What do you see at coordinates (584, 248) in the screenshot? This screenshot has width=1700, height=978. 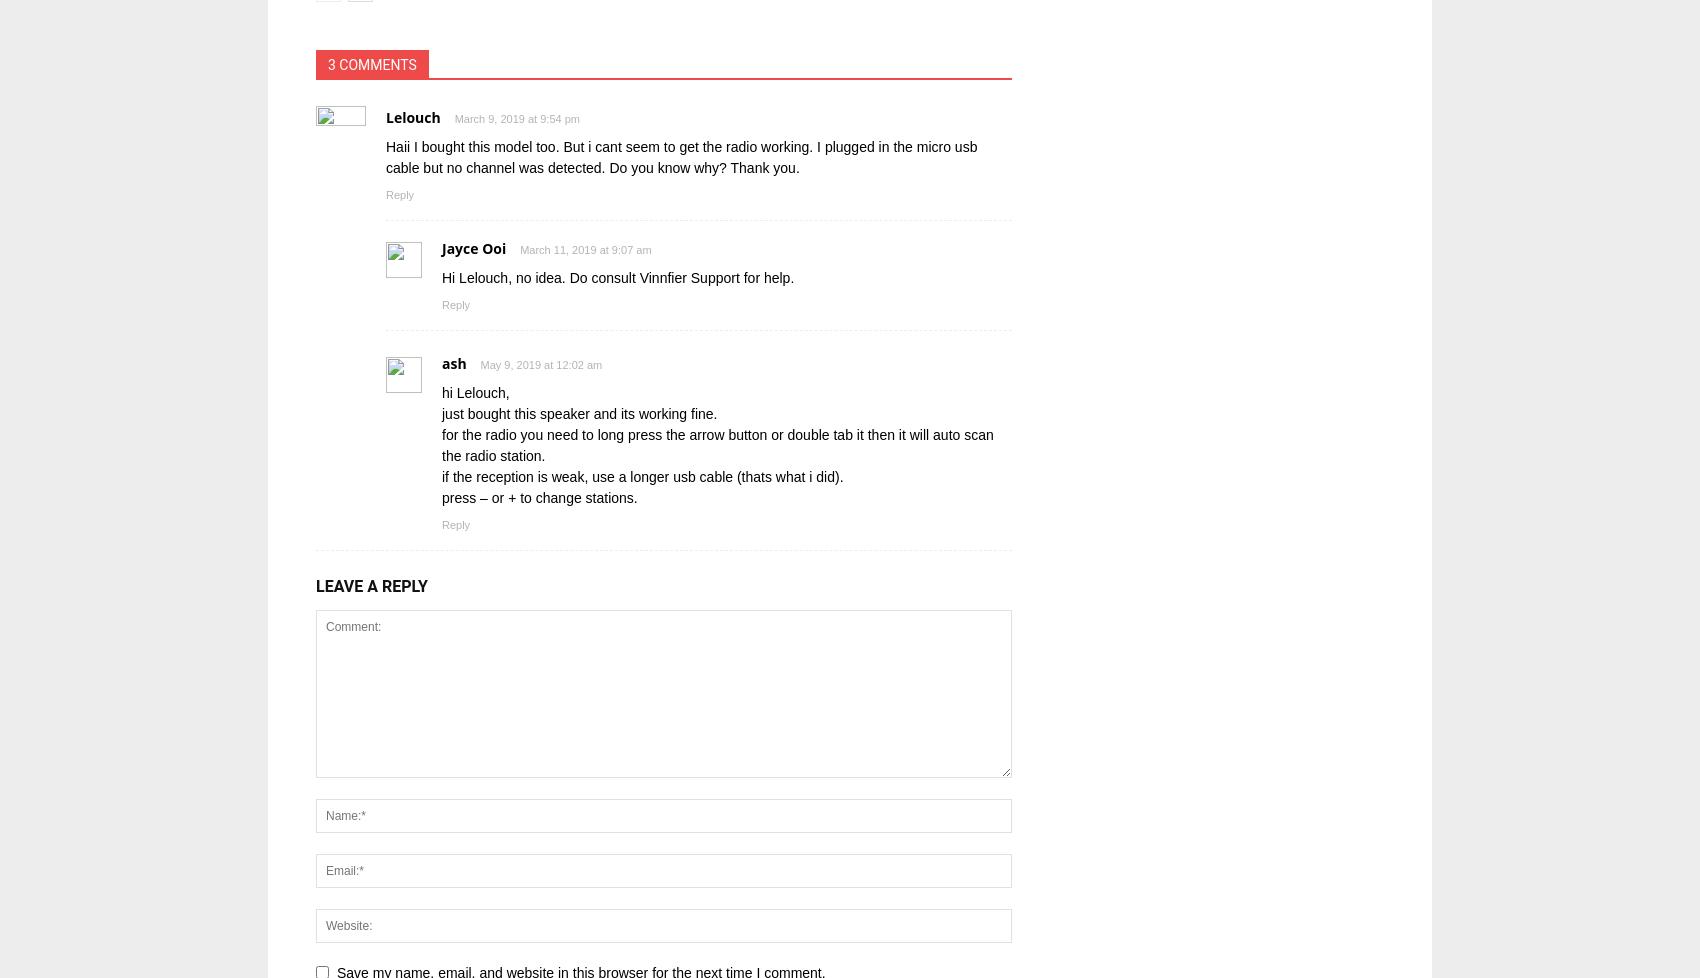 I see `'March 11, 2019 at 9:07 am'` at bounding box center [584, 248].